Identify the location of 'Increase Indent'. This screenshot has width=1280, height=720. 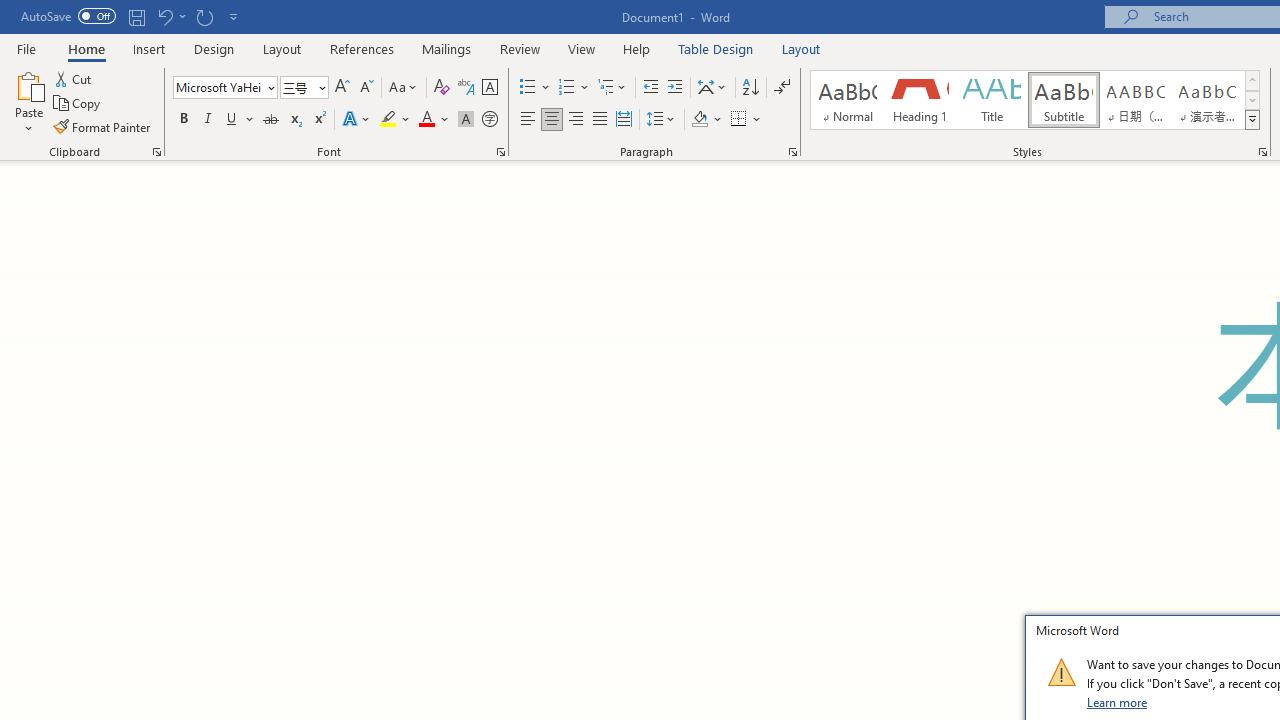
(675, 86).